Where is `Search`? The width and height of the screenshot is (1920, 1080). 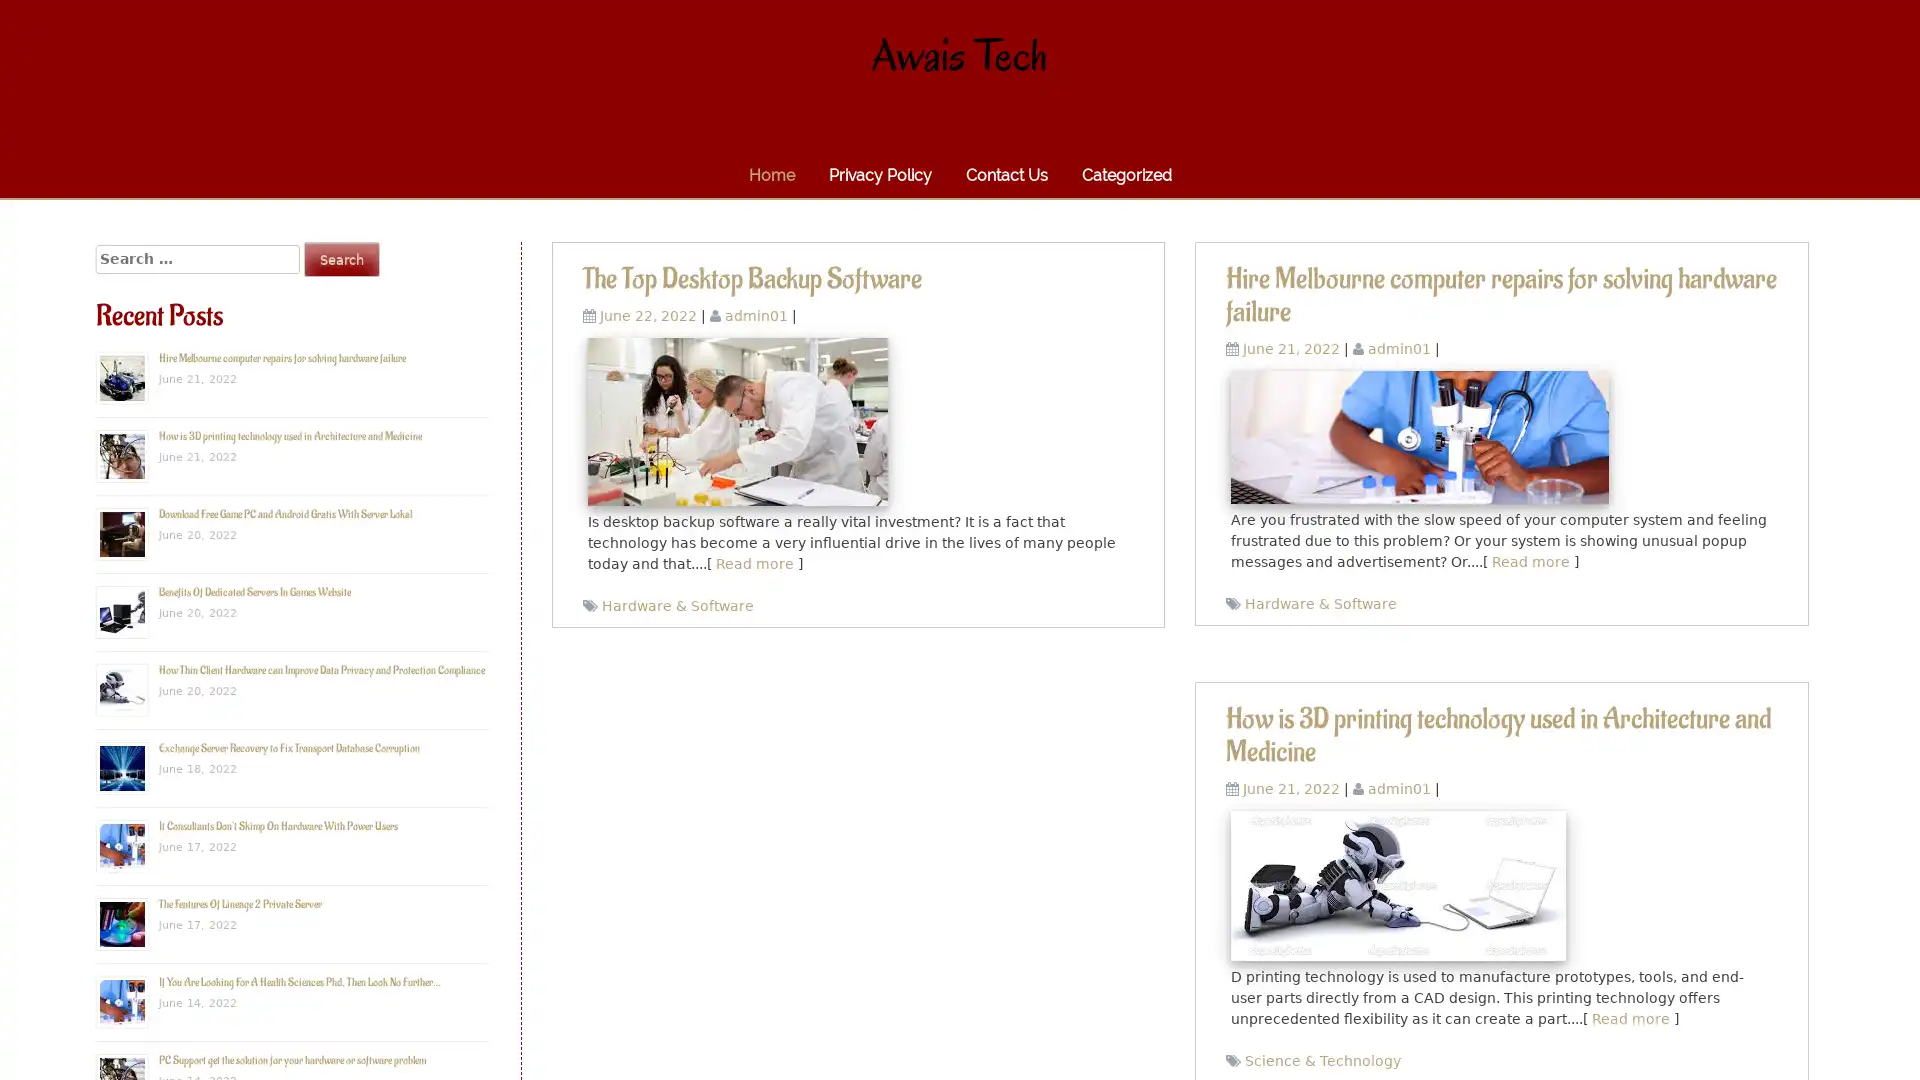 Search is located at coordinates (341, 258).